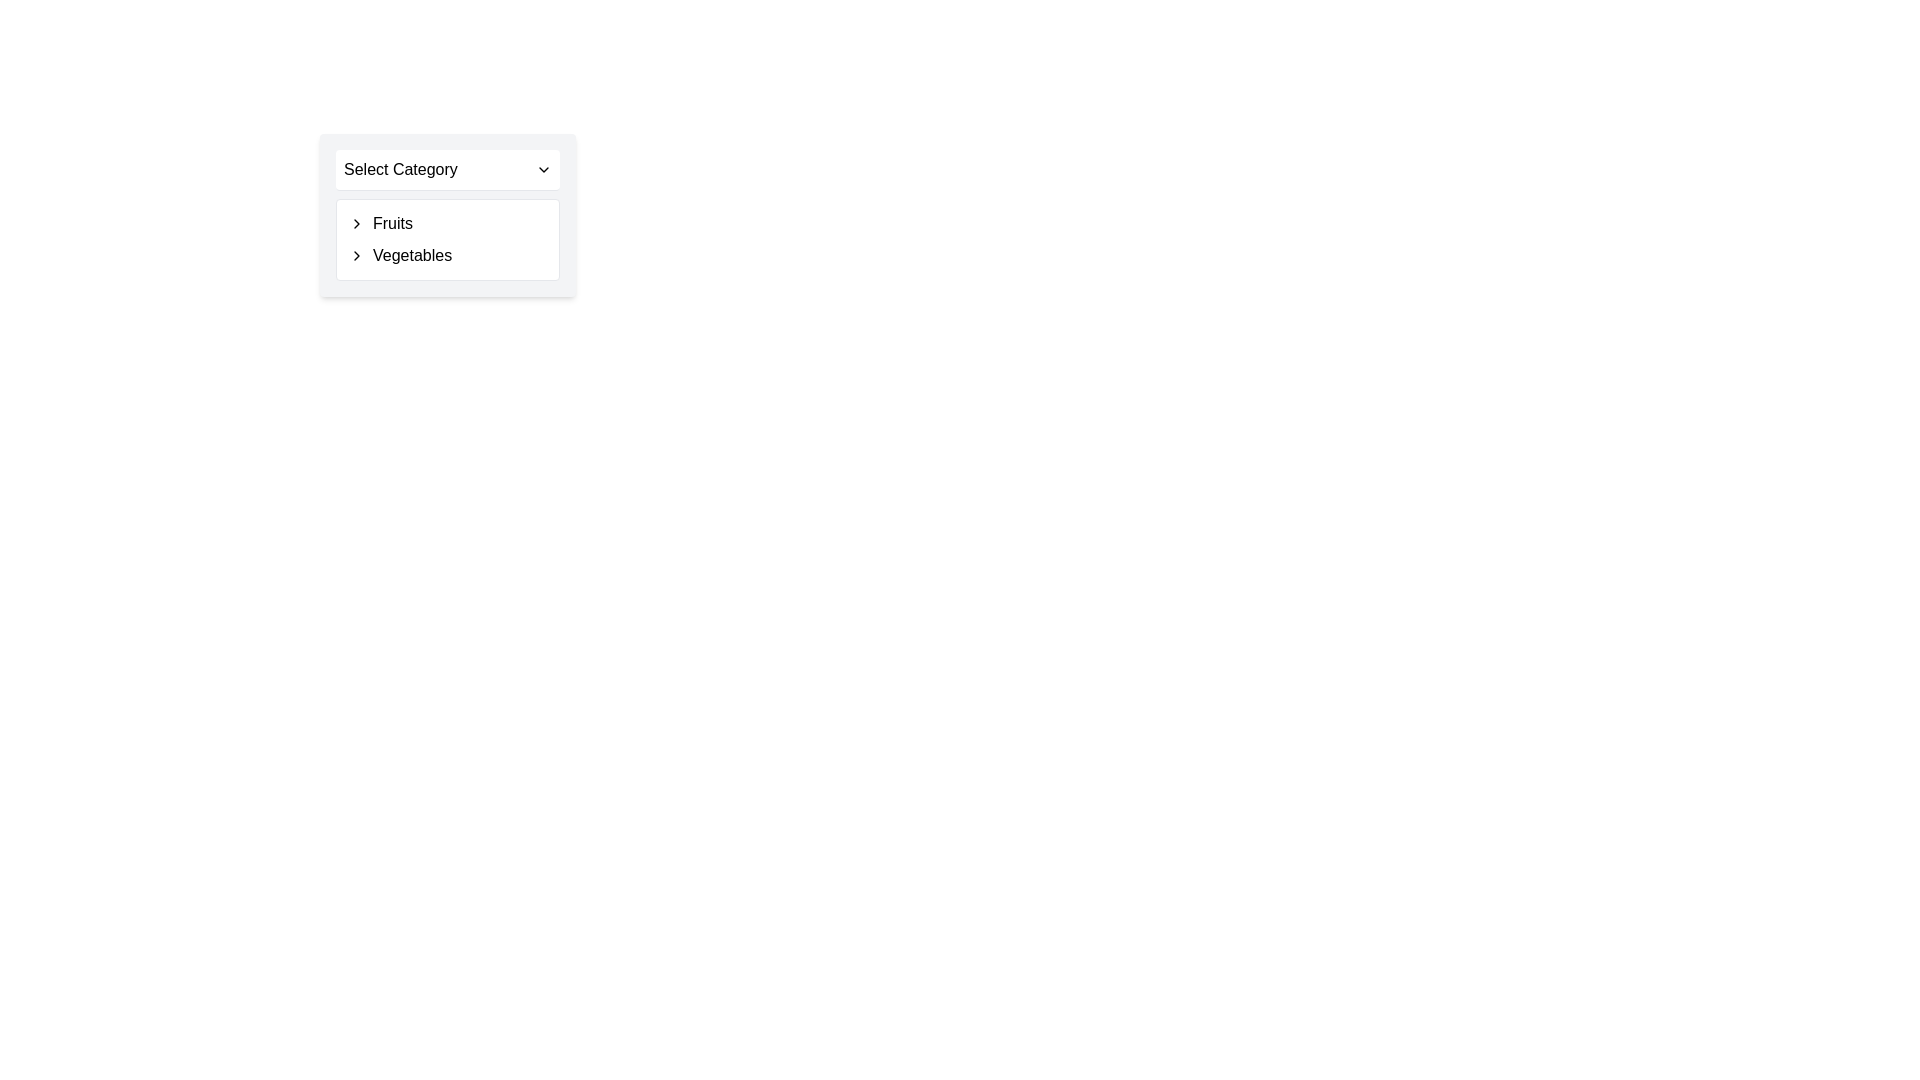  What do you see at coordinates (446, 254) in the screenshot?
I see `the second item in the vertical list labeled 'Select Category', which displays the text 'Vegetables' next to a right-pointing chevron` at bounding box center [446, 254].